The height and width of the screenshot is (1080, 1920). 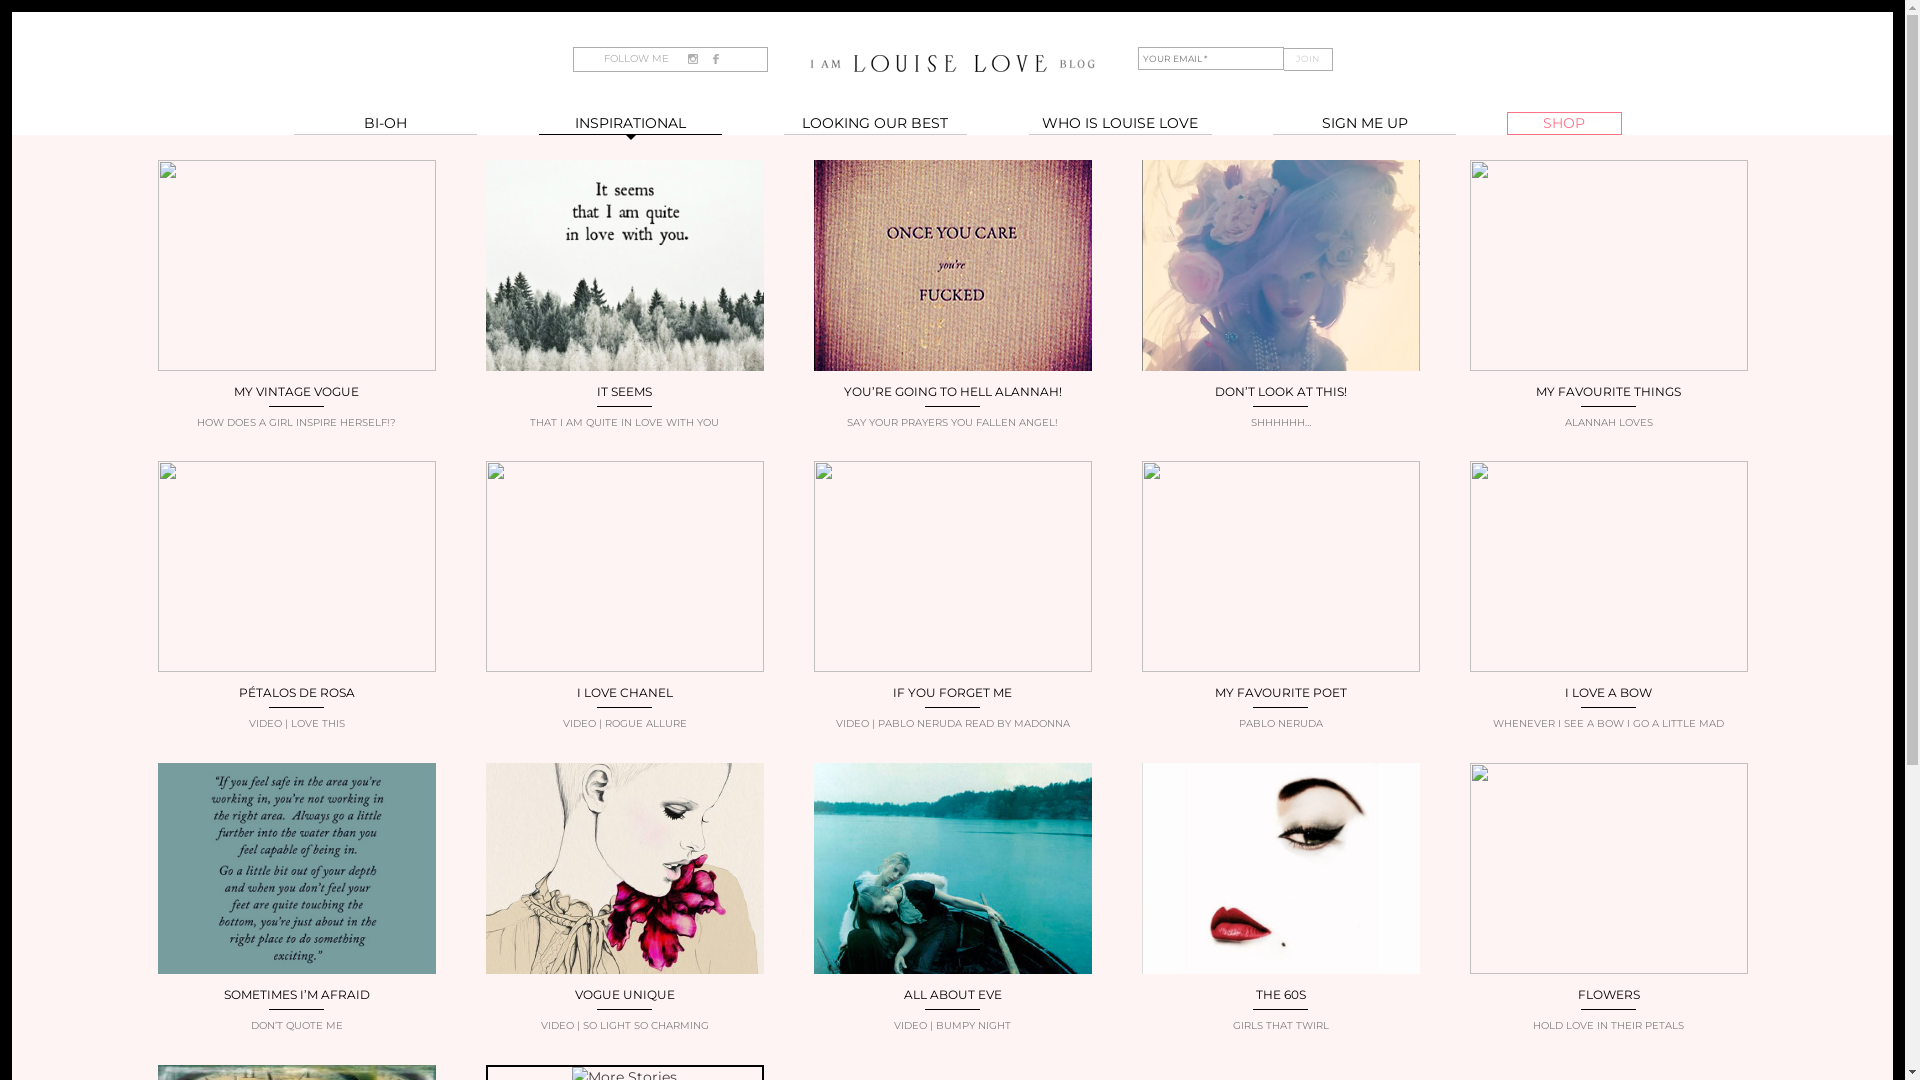 I want to click on 'FLOWERS', so click(x=1608, y=994).